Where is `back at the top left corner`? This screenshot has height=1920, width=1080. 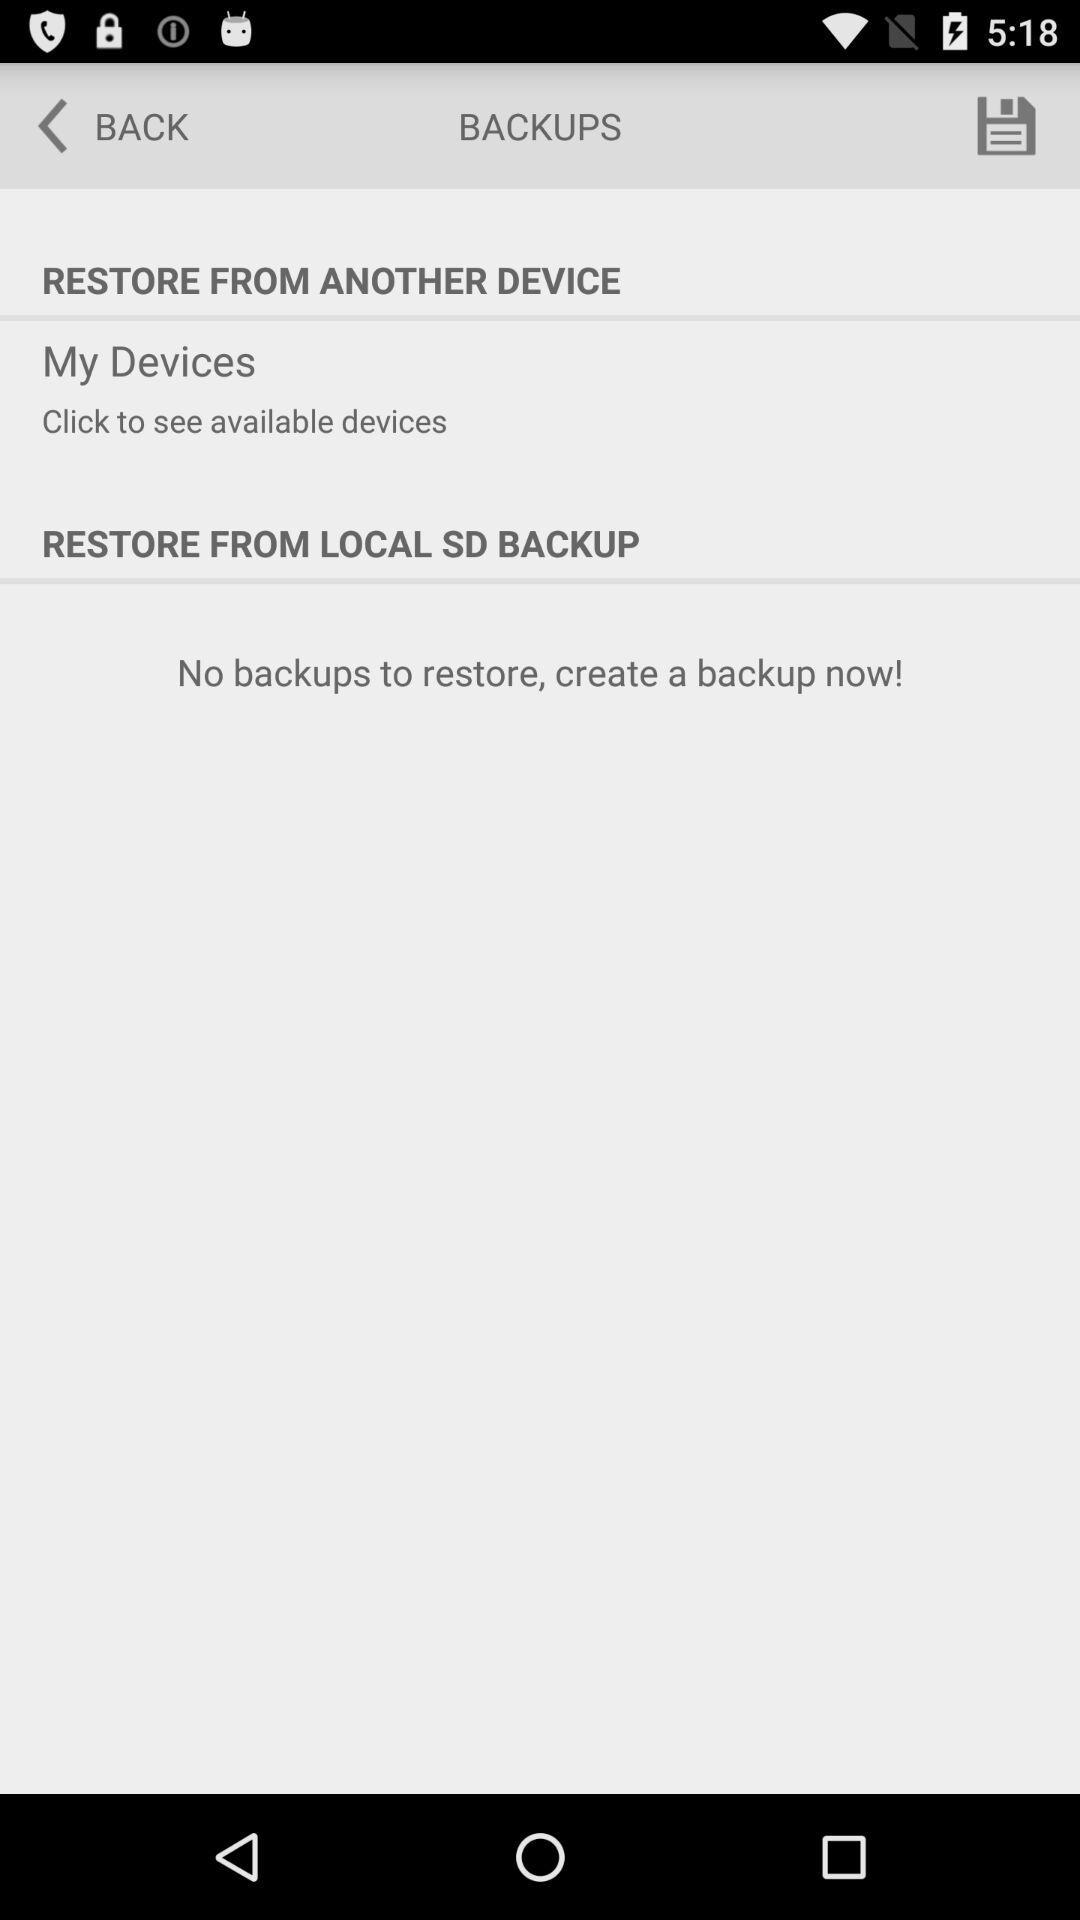
back at the top left corner is located at coordinates (99, 124).